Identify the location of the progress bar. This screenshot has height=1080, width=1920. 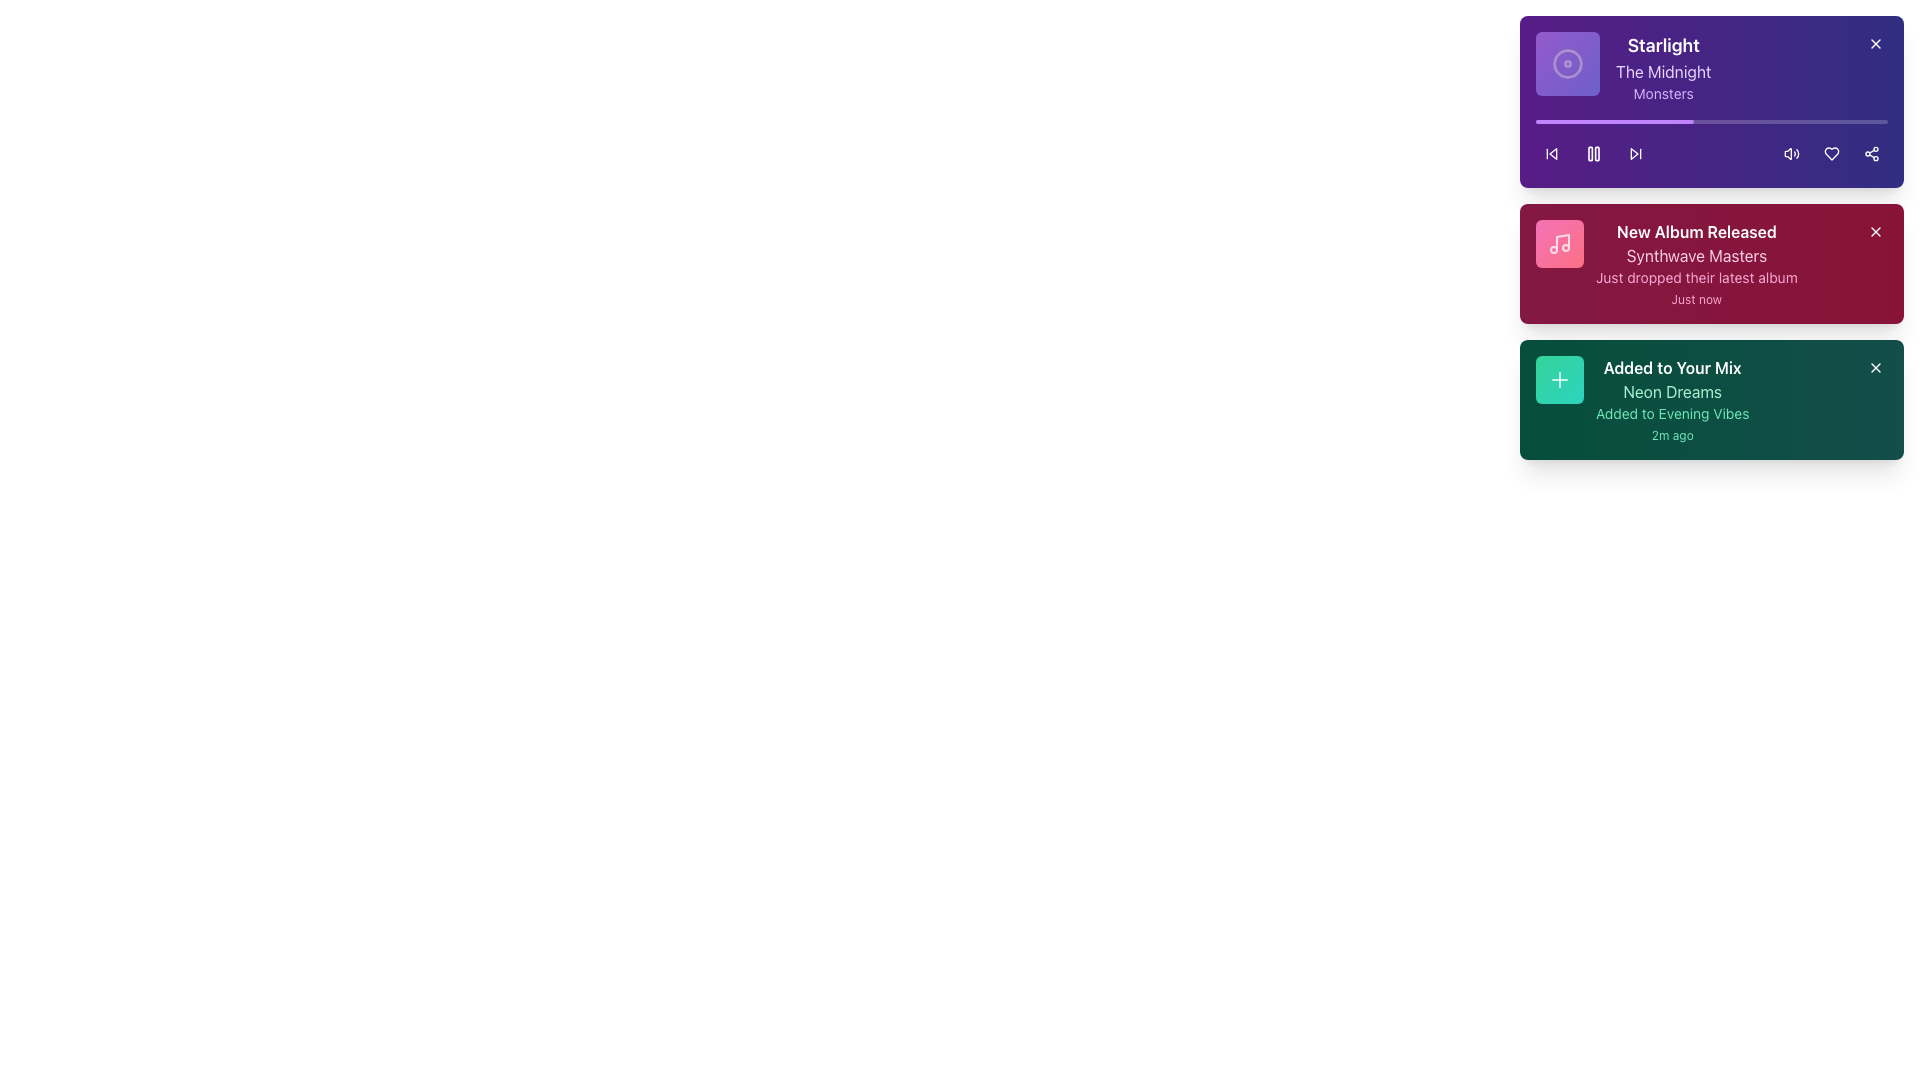
(1662, 122).